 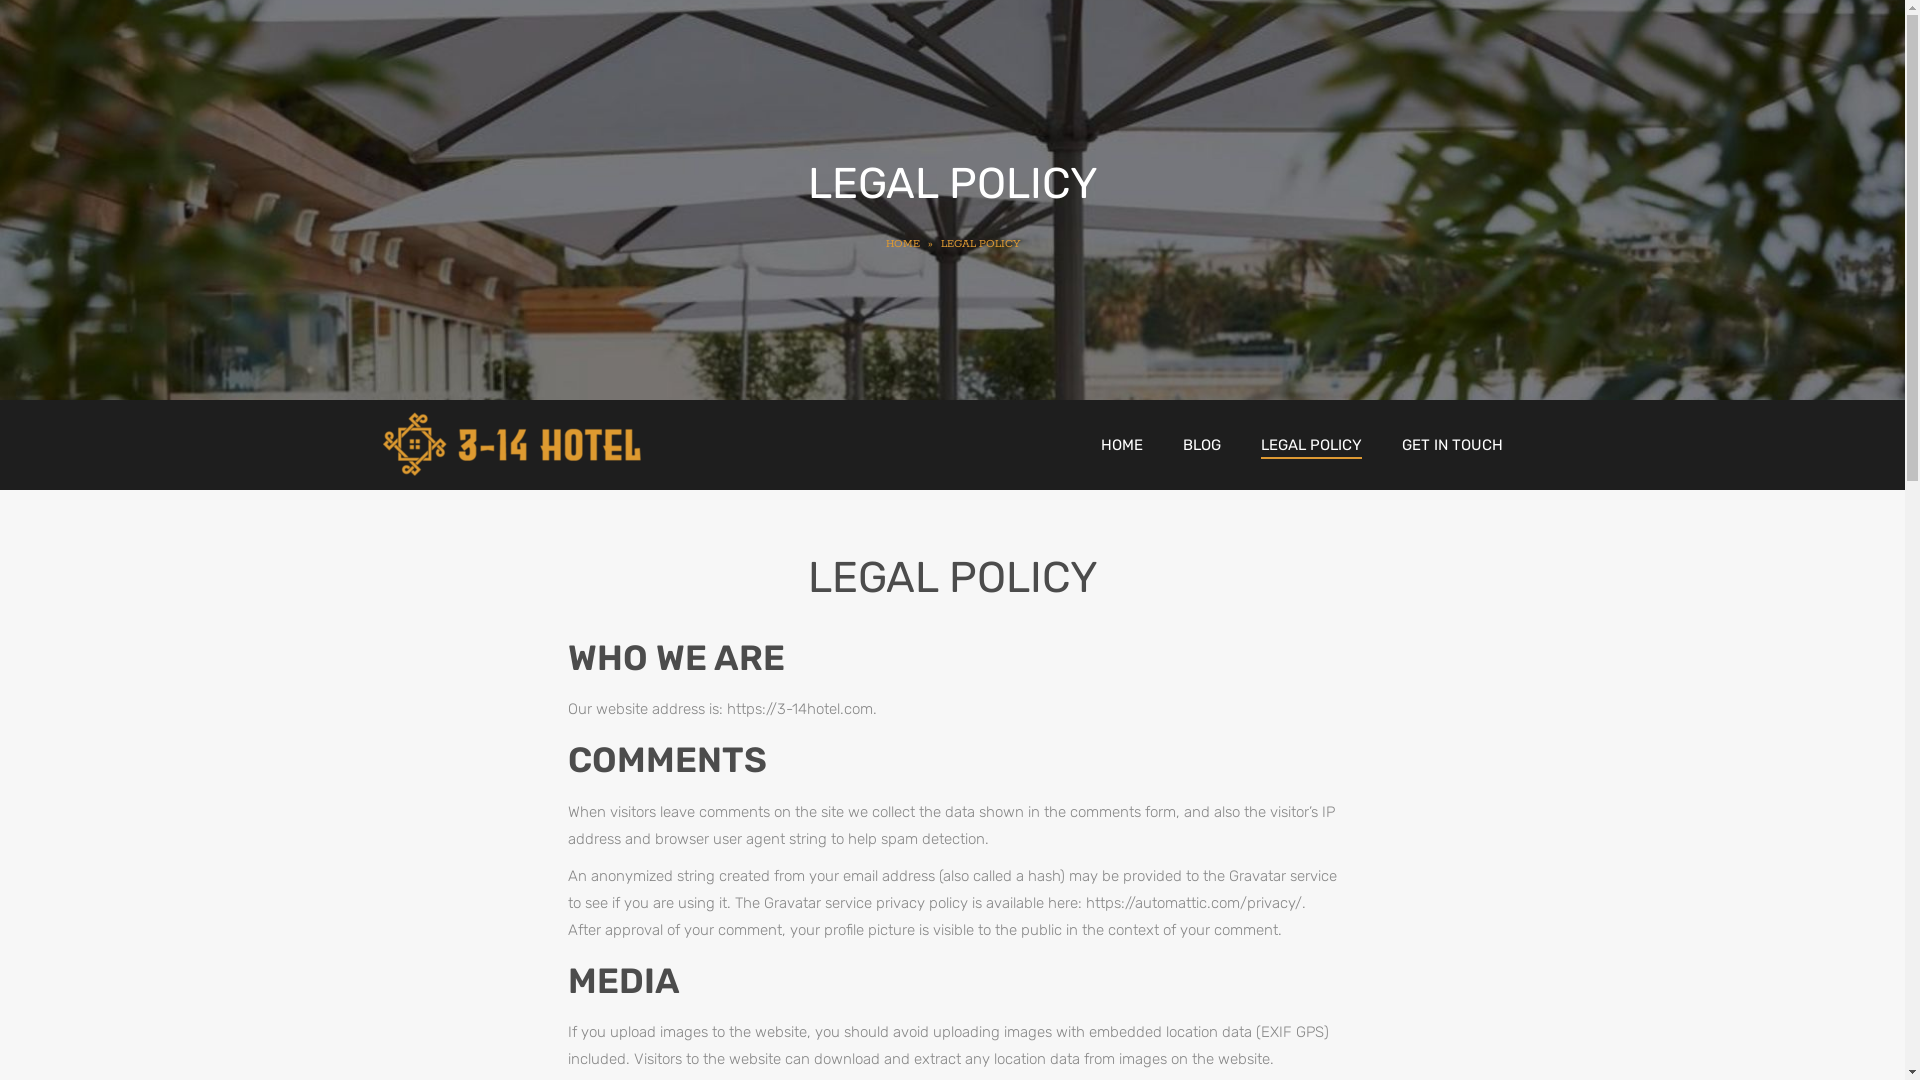 I want to click on 'BLOG', so click(x=1200, y=443).